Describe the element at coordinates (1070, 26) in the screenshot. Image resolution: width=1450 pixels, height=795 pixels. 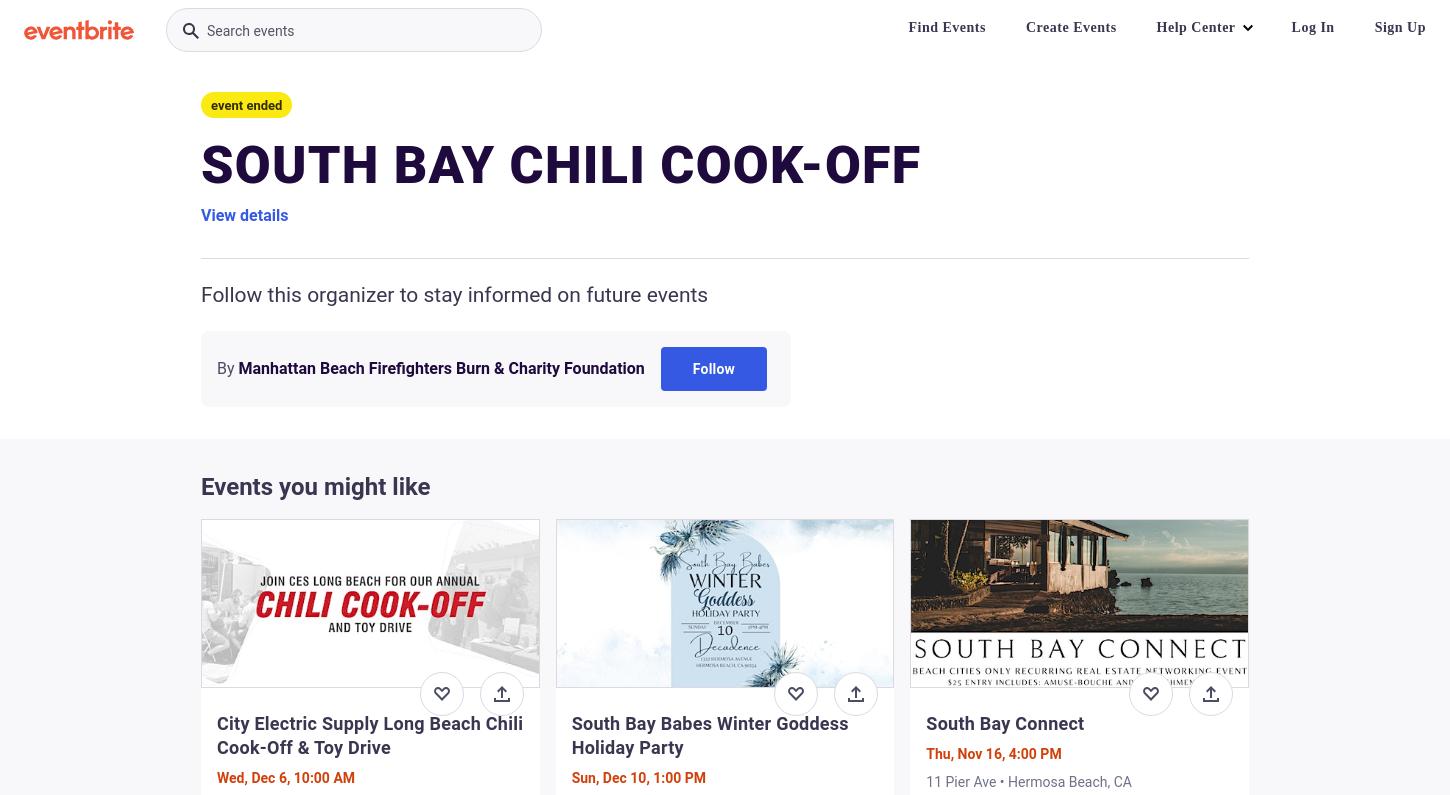
I see `'Create Events'` at that location.